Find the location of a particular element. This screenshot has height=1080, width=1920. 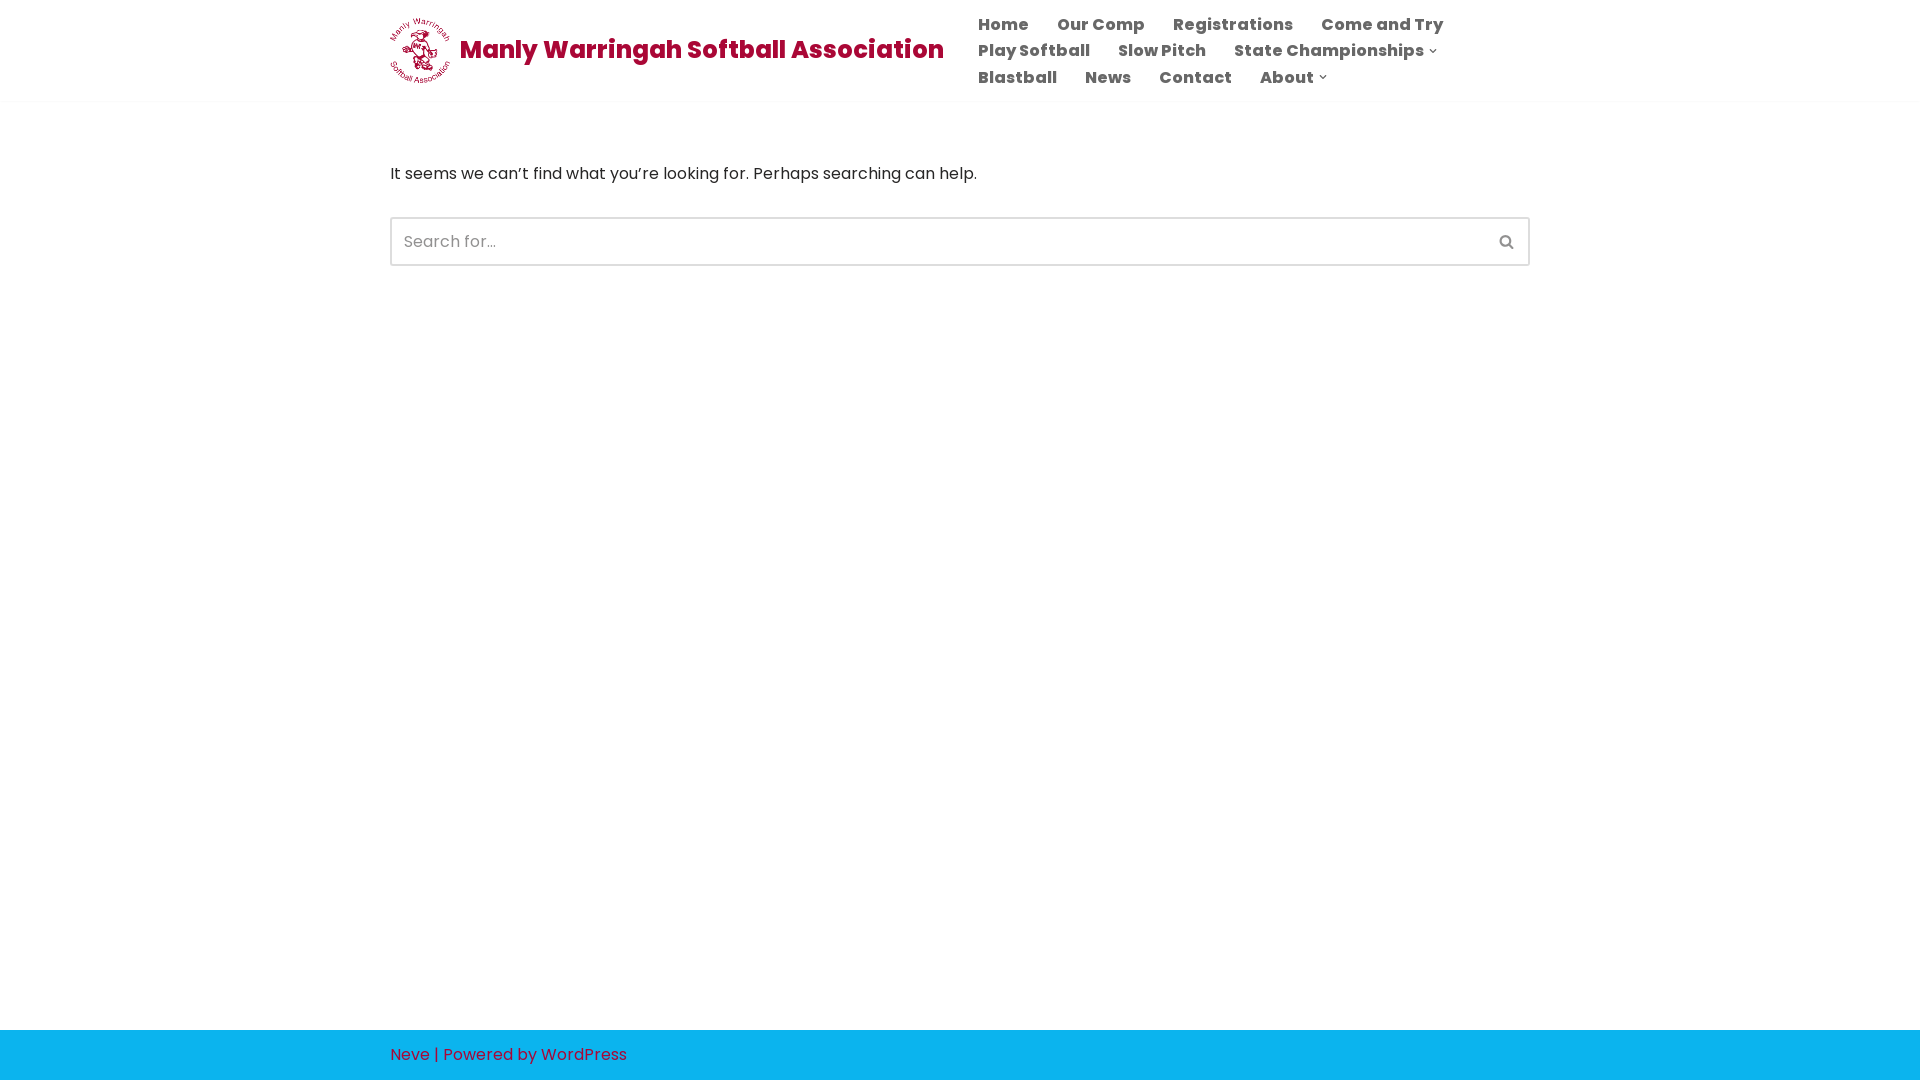

'Neve' is located at coordinates (389, 1053).